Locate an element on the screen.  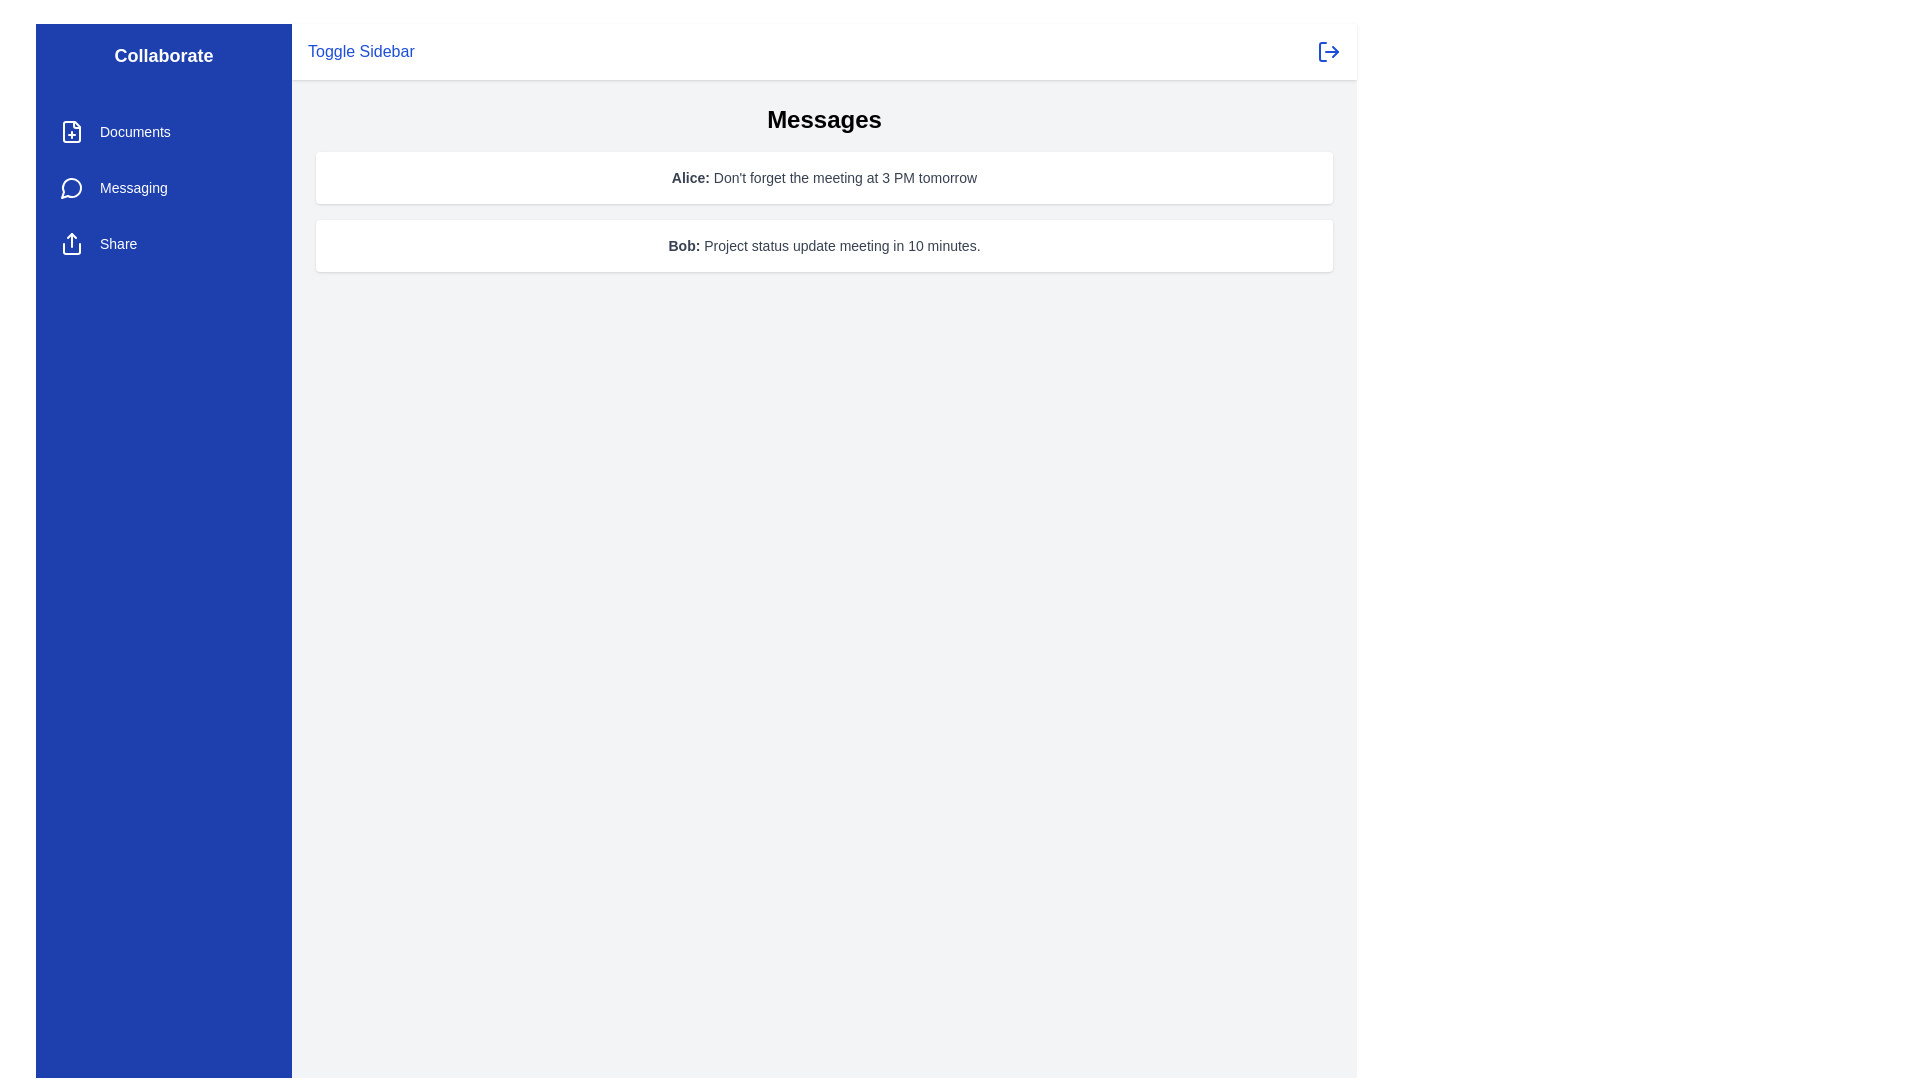
the speech bubble icon located in the blue sidebar, which is the second item in the vertical list menu is located at coordinates (71, 188).